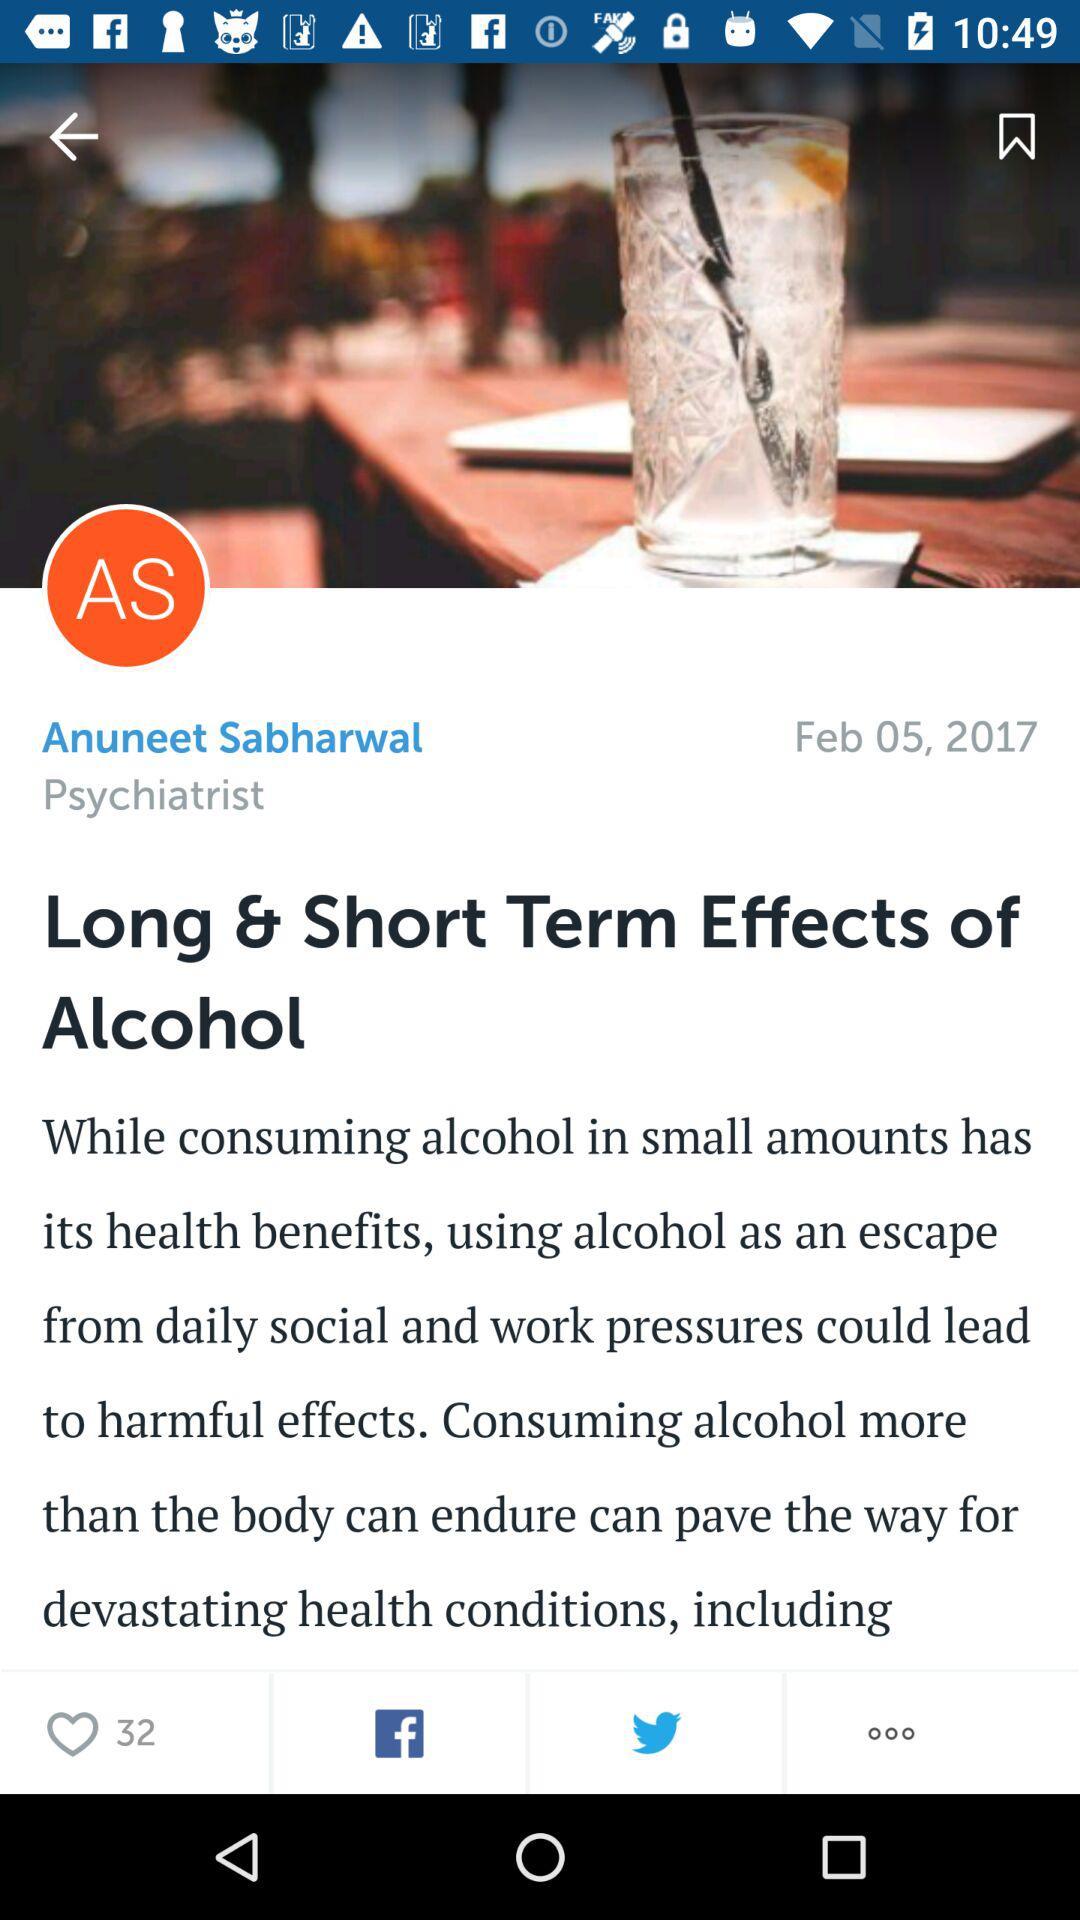  What do you see at coordinates (77, 1732) in the screenshot?
I see `like comment` at bounding box center [77, 1732].